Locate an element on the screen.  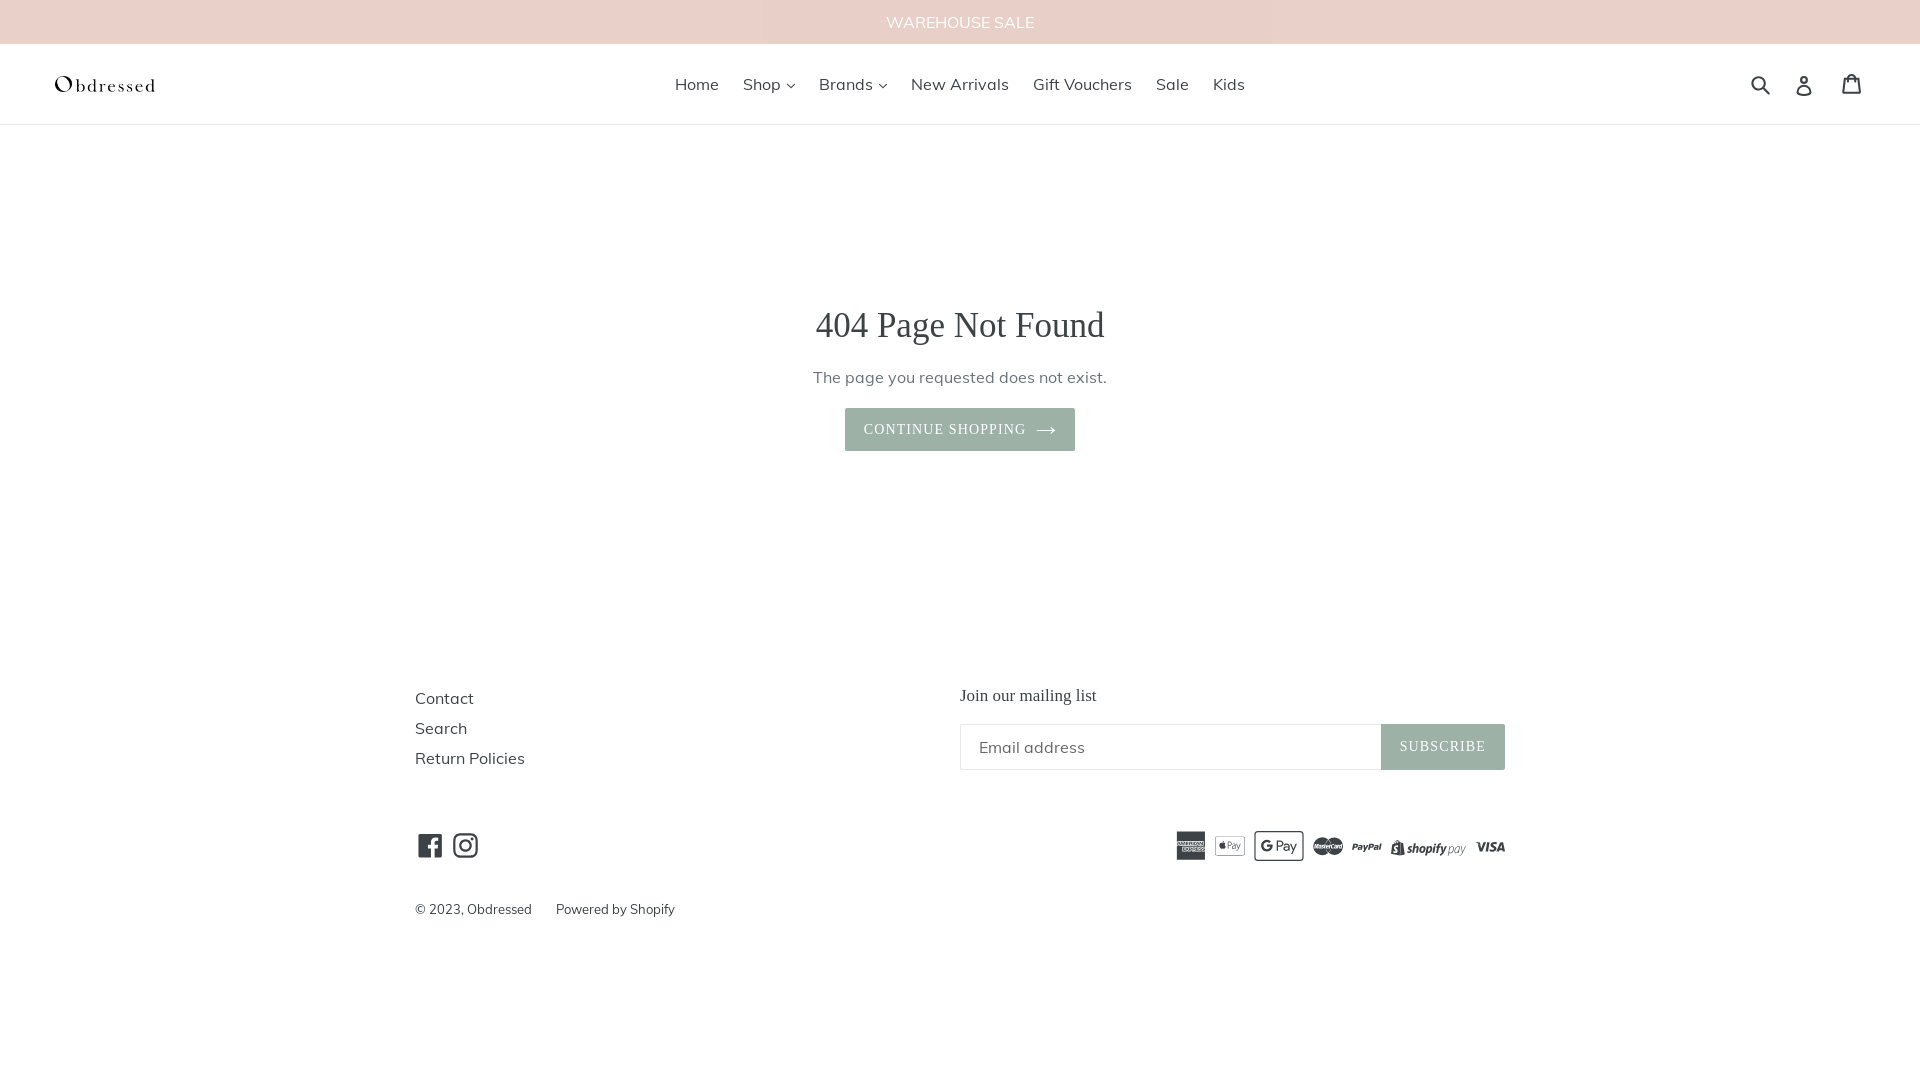
'Log in' is located at coordinates (1804, 83).